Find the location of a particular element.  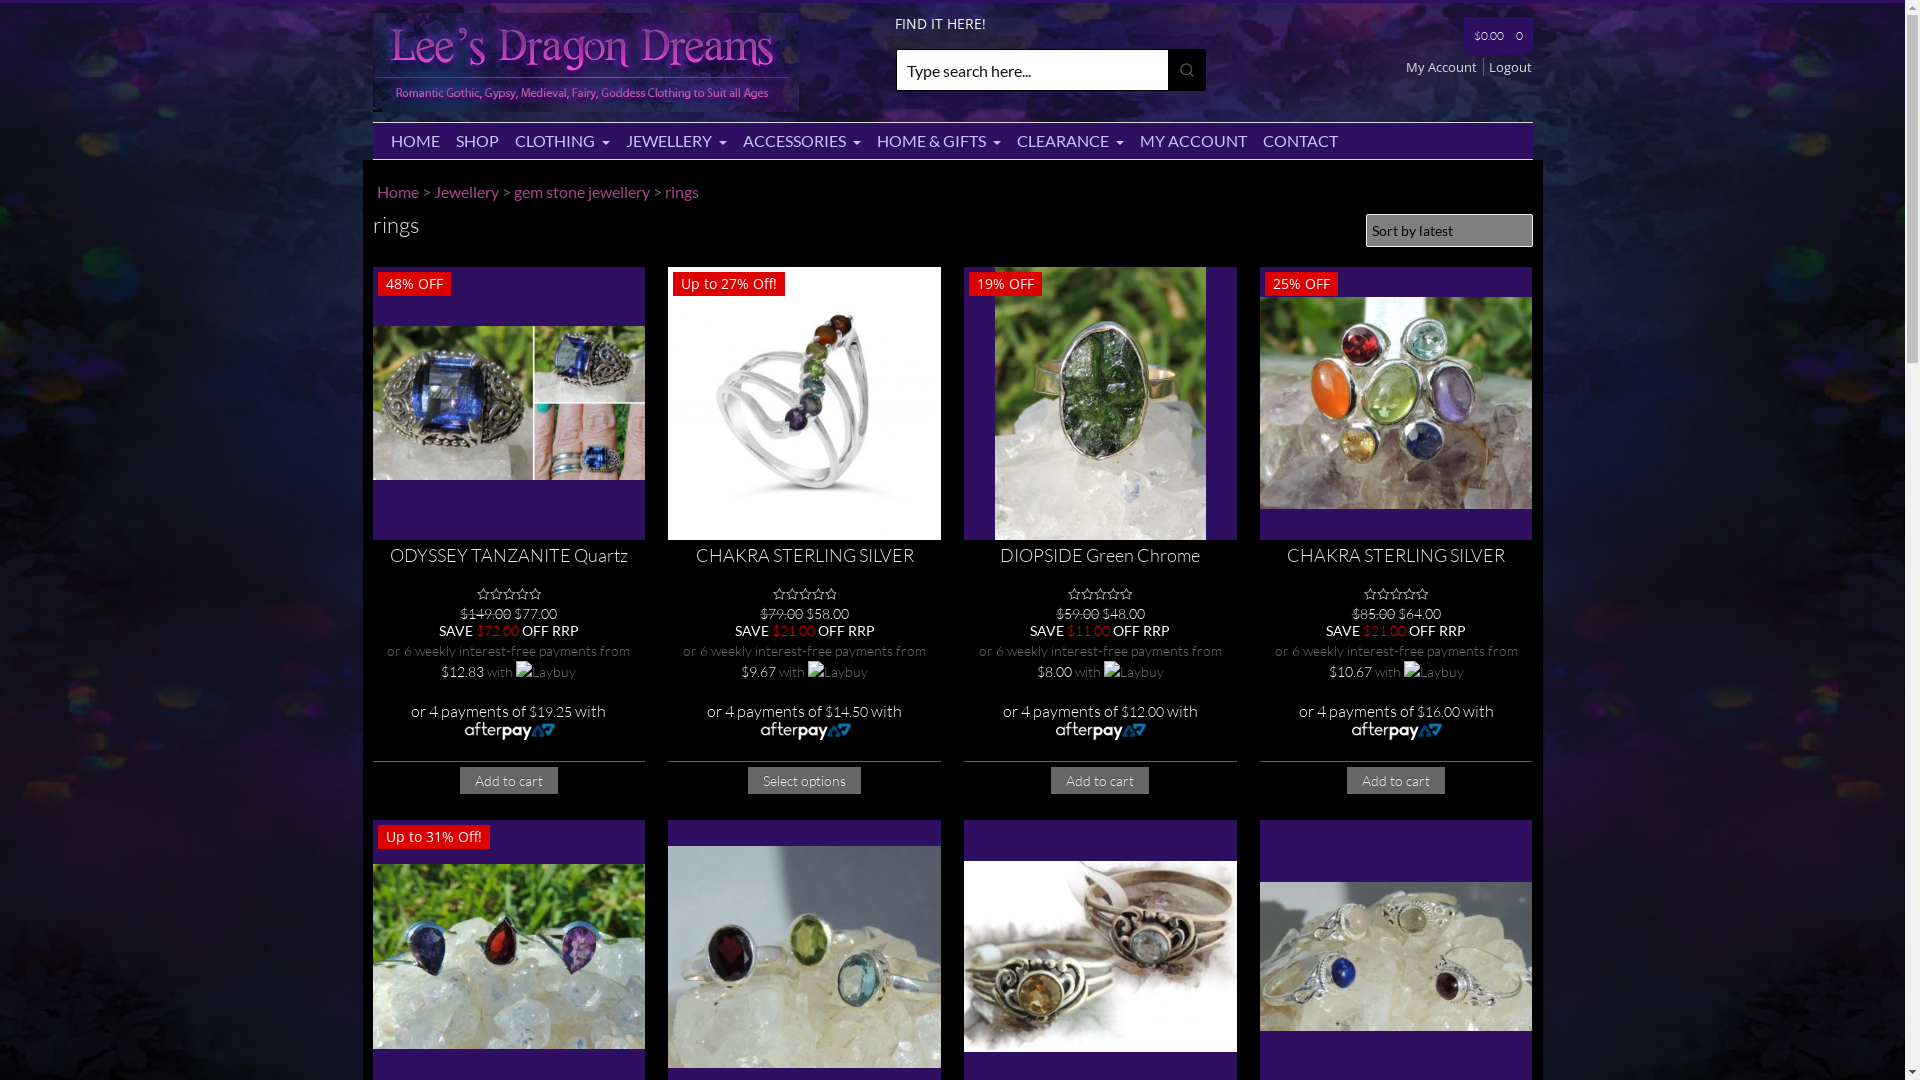

'Jewellery' is located at coordinates (465, 191).